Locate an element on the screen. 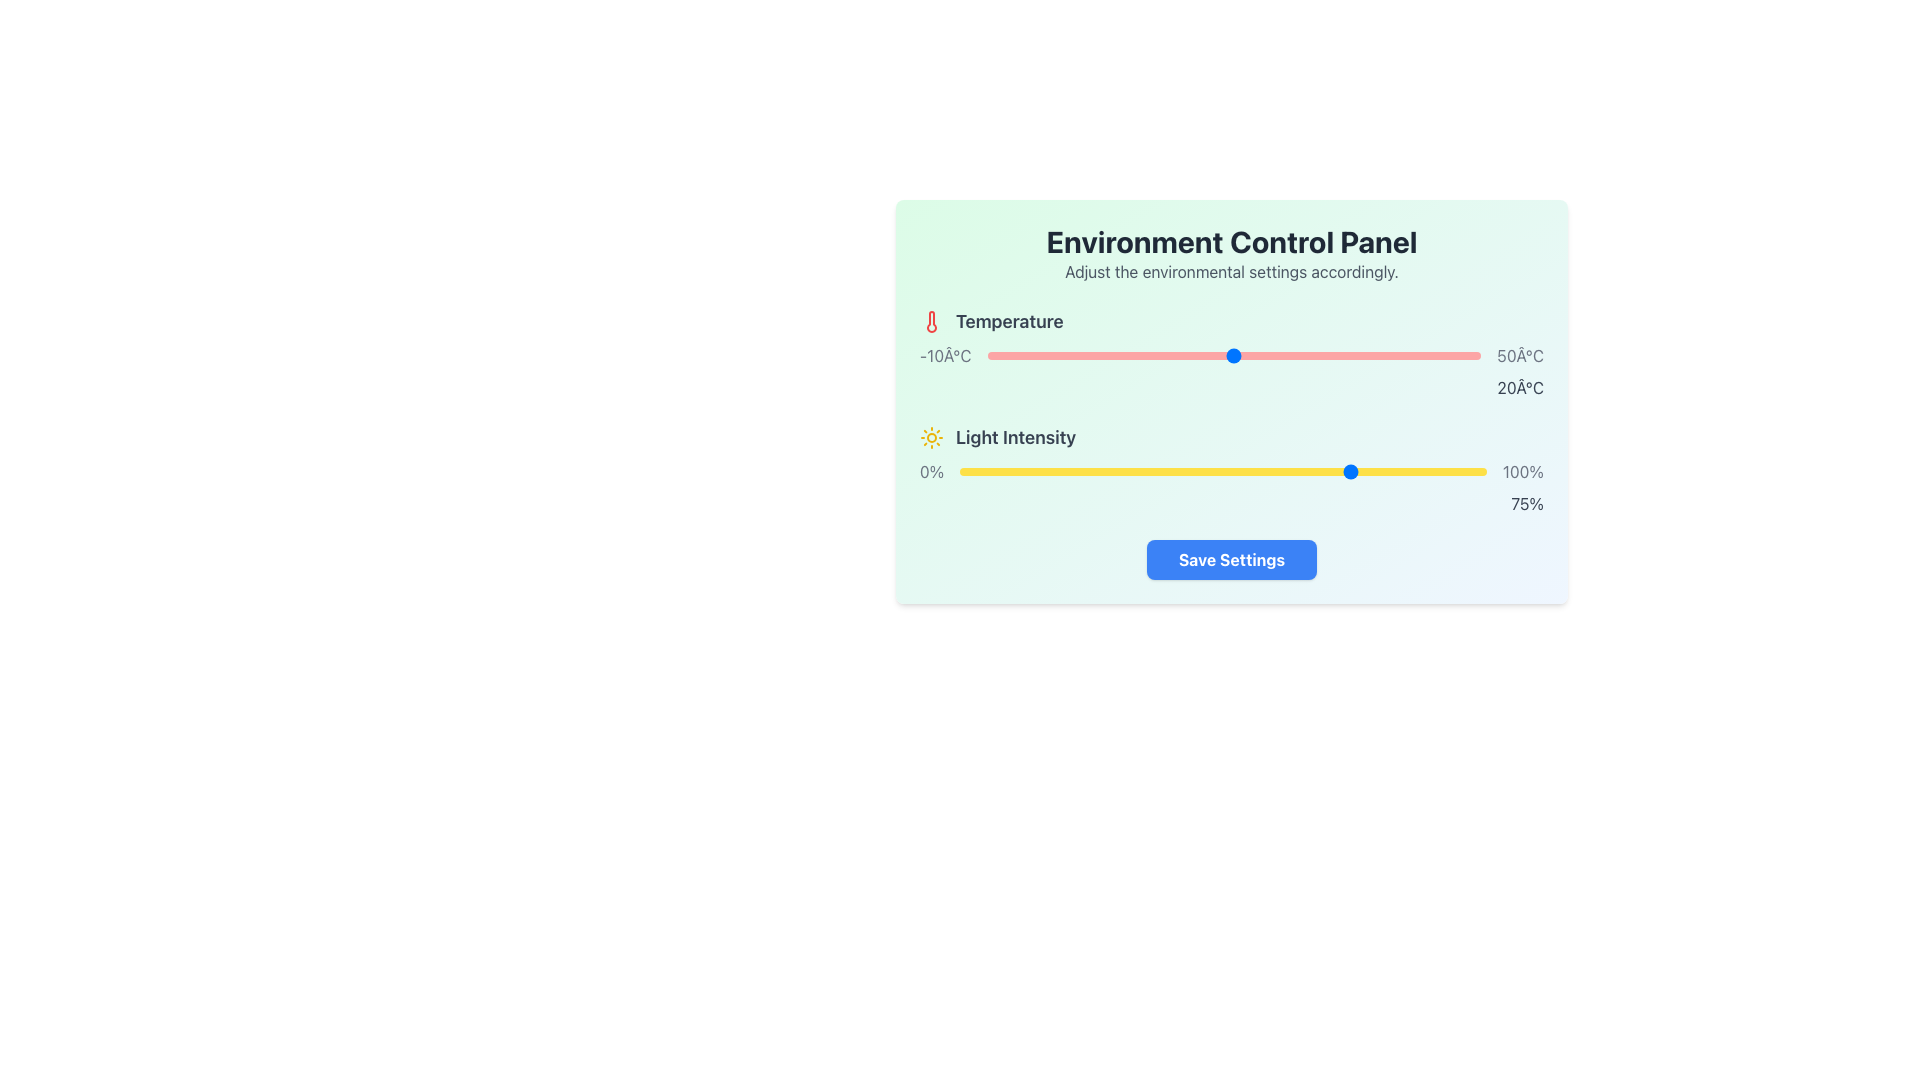 Image resolution: width=1920 pixels, height=1080 pixels. the temperature slider is located at coordinates (1193, 354).